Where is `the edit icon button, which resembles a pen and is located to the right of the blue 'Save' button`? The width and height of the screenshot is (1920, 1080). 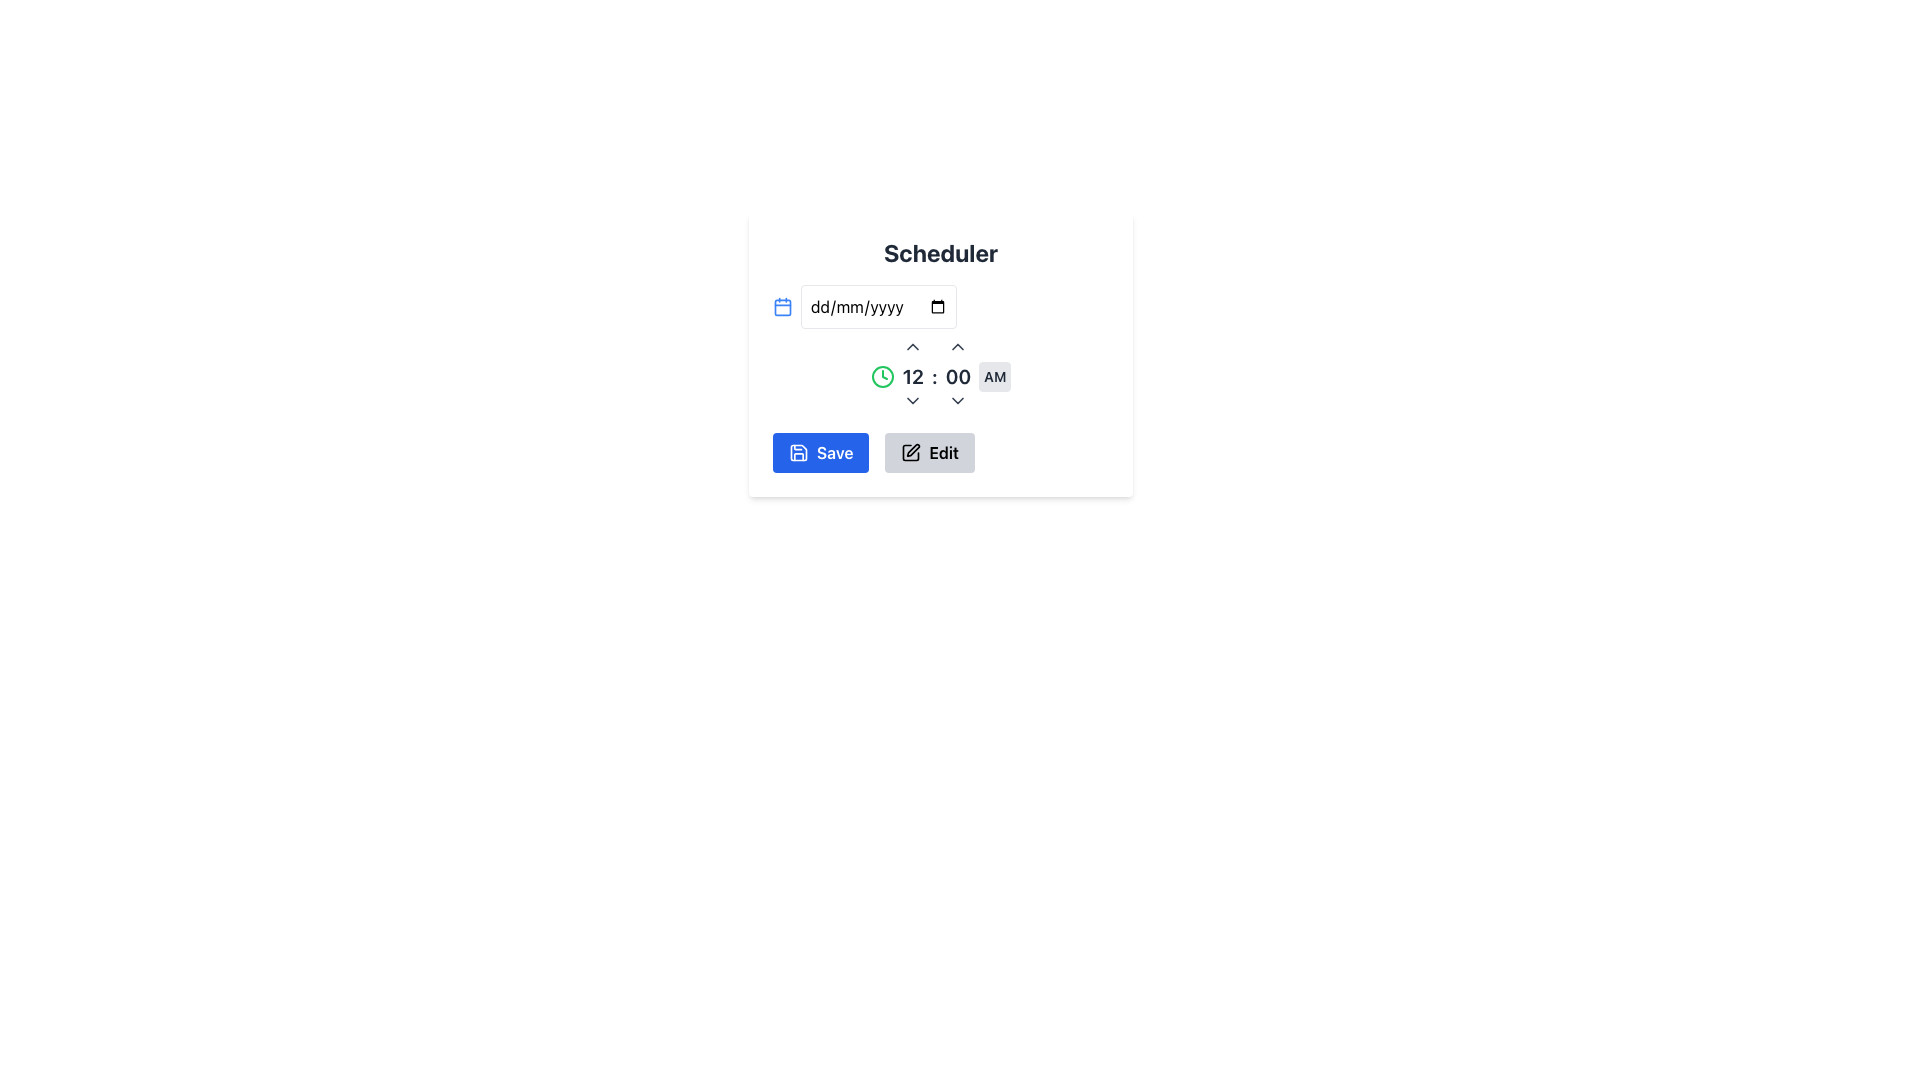 the edit icon button, which resembles a pen and is located to the right of the blue 'Save' button is located at coordinates (912, 450).